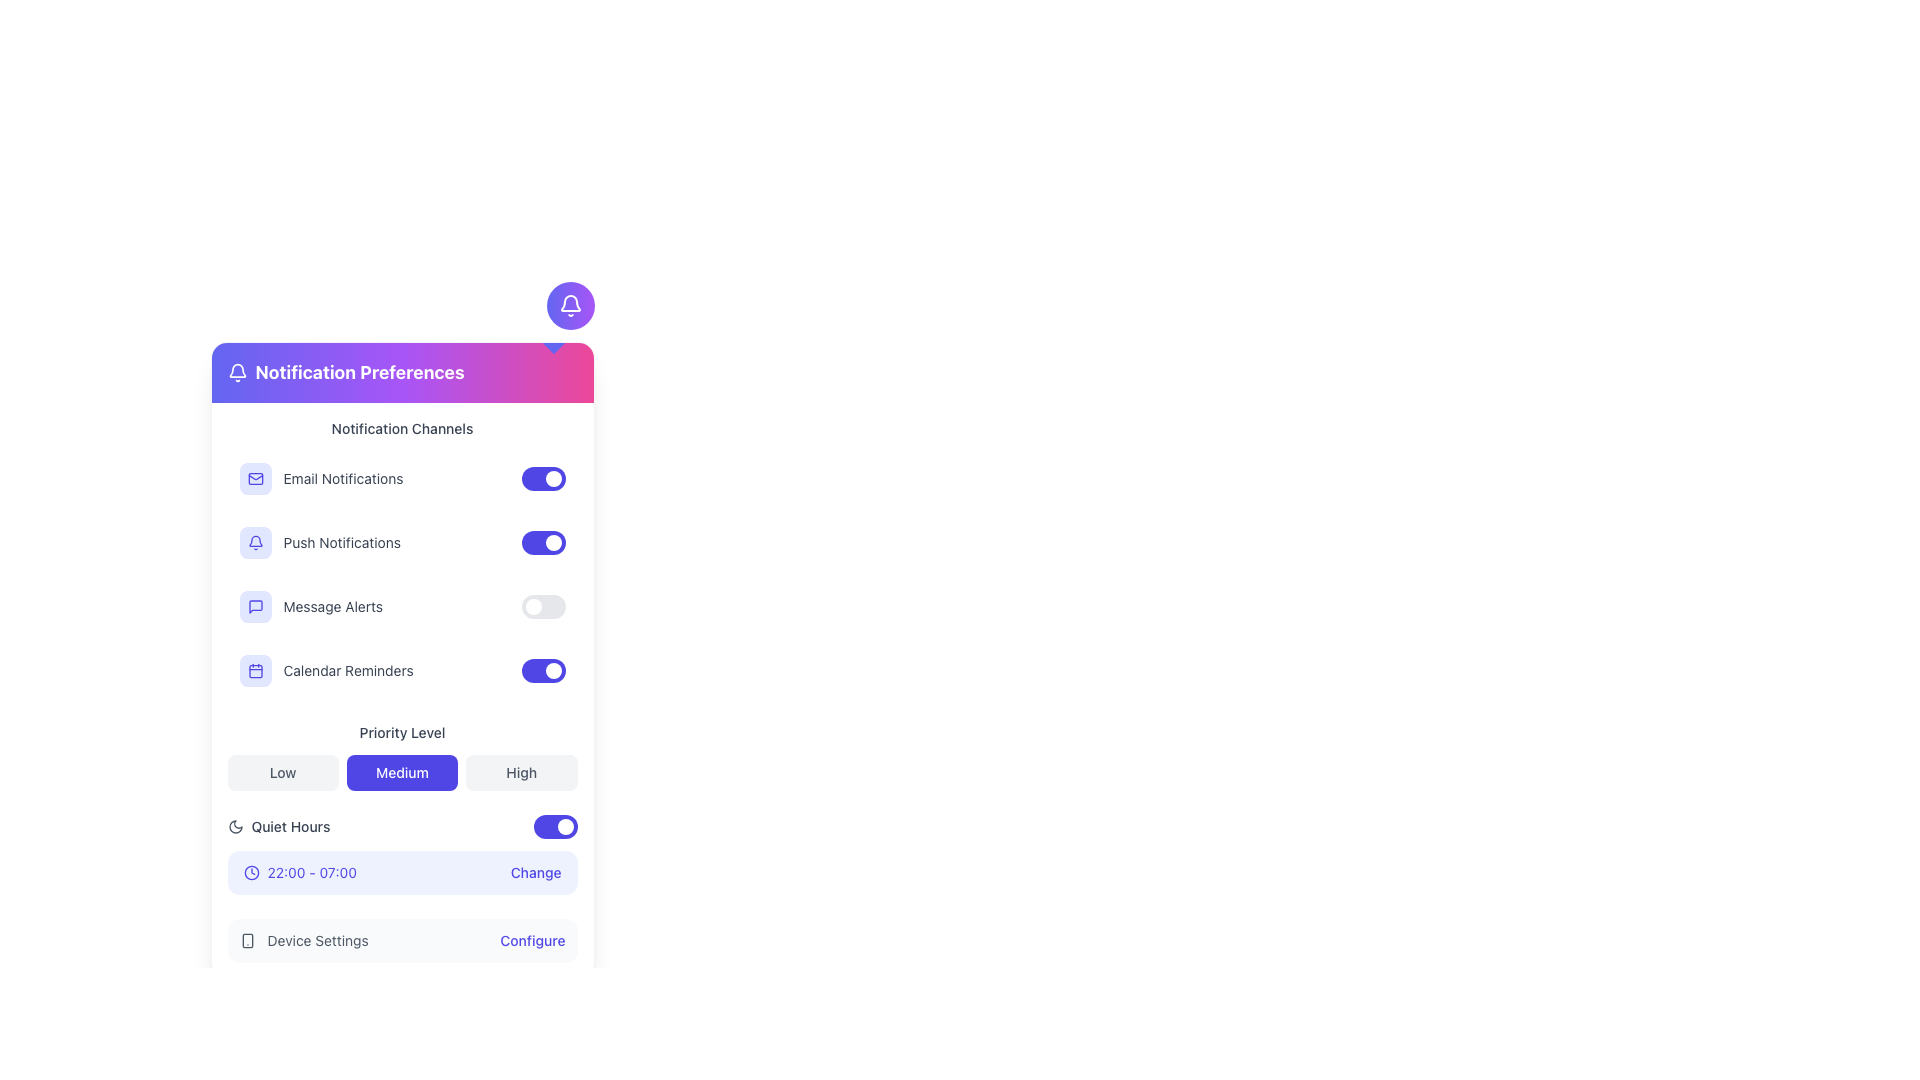 The height and width of the screenshot is (1080, 1920). What do you see at coordinates (569, 305) in the screenshot?
I see `the bell icon located in the upper-right portion of the interface above the 'Notification Preferences' section` at bounding box center [569, 305].